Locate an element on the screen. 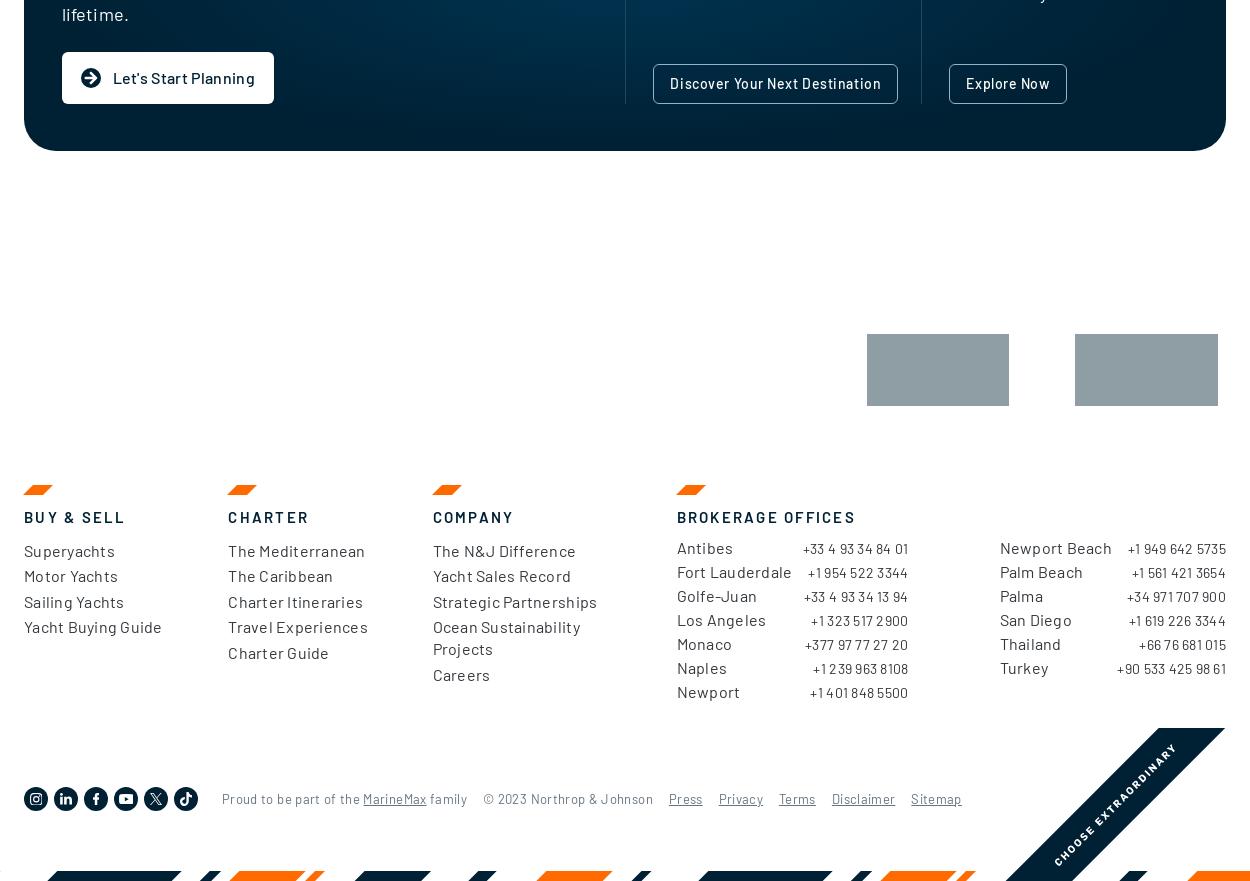  'Newport Beach' is located at coordinates (1055, 545).